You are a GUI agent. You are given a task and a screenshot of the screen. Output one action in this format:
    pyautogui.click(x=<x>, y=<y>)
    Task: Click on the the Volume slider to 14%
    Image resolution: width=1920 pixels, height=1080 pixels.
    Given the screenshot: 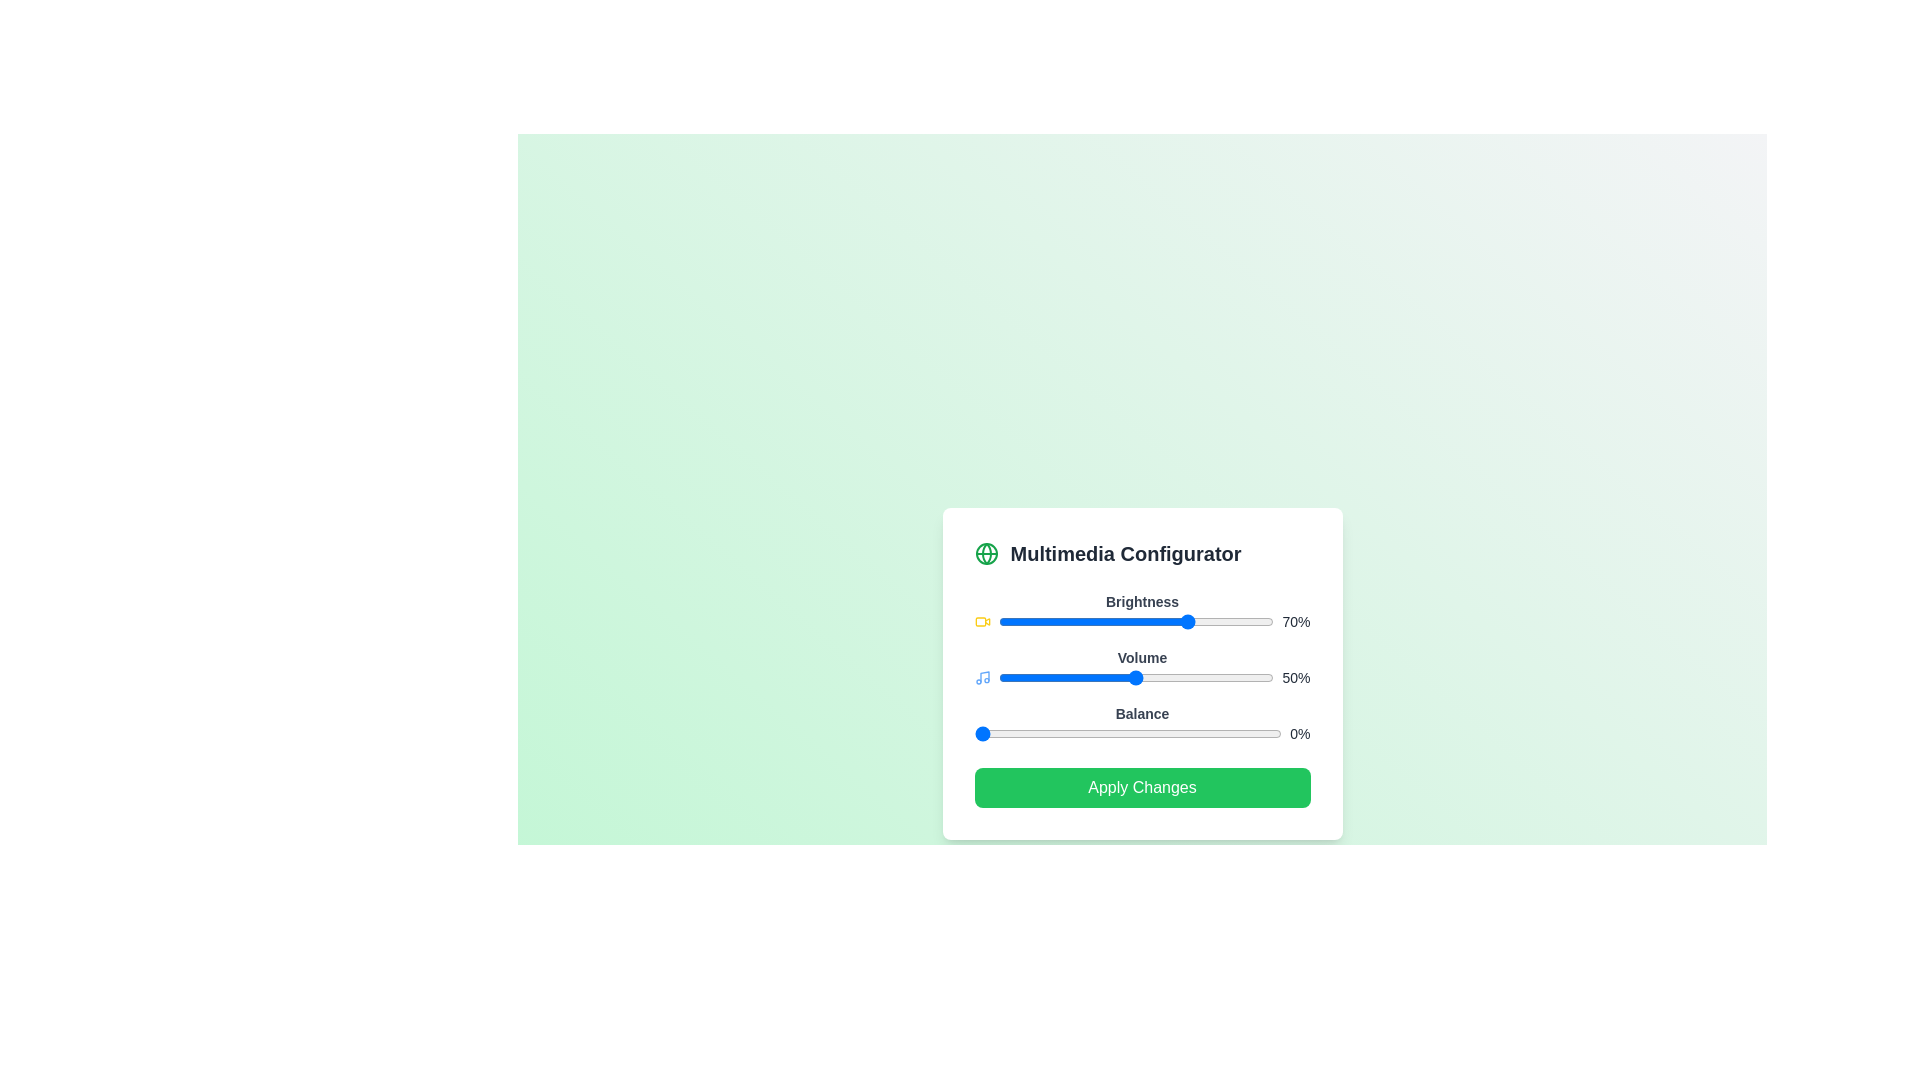 What is the action you would take?
    pyautogui.click(x=1037, y=677)
    